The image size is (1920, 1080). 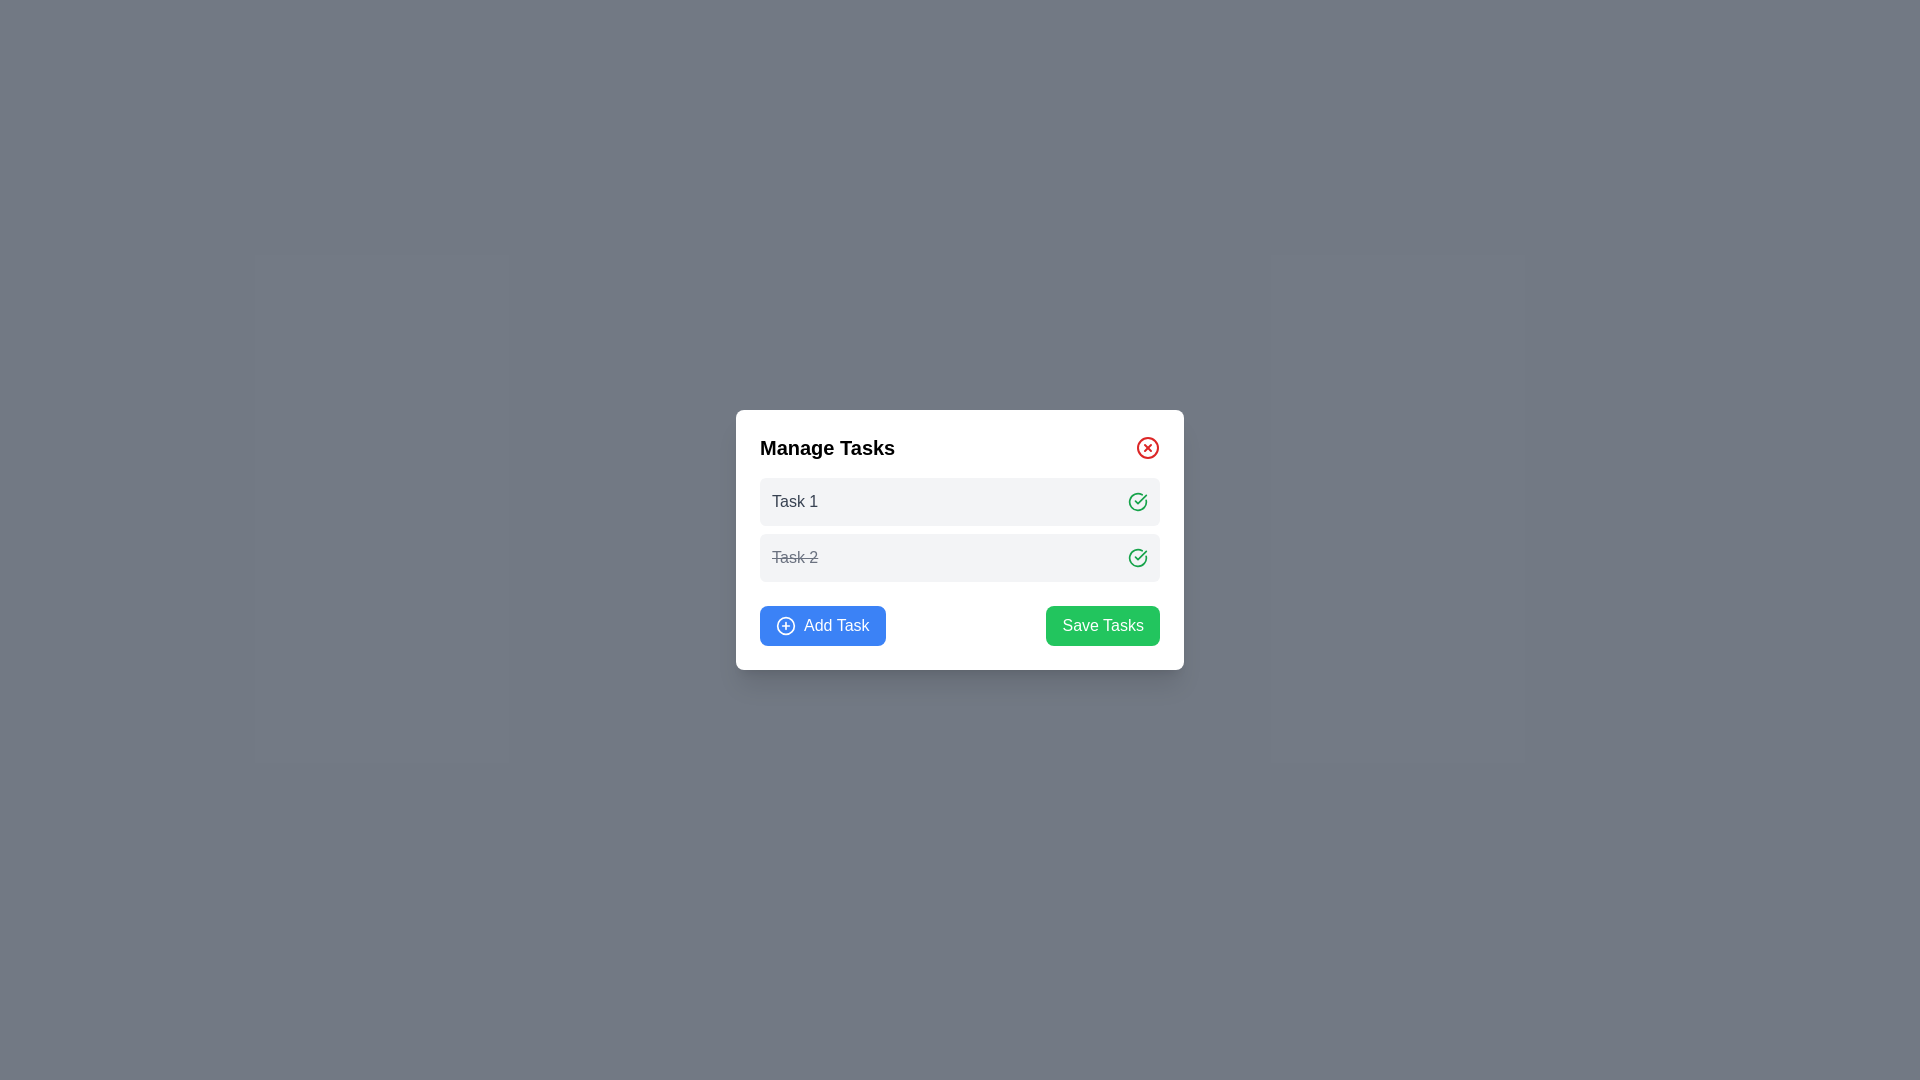 What do you see at coordinates (1147, 446) in the screenshot?
I see `the circular red 'Close' button with a white 'X' at the top-right corner of the 'Manage Tasks' modal` at bounding box center [1147, 446].